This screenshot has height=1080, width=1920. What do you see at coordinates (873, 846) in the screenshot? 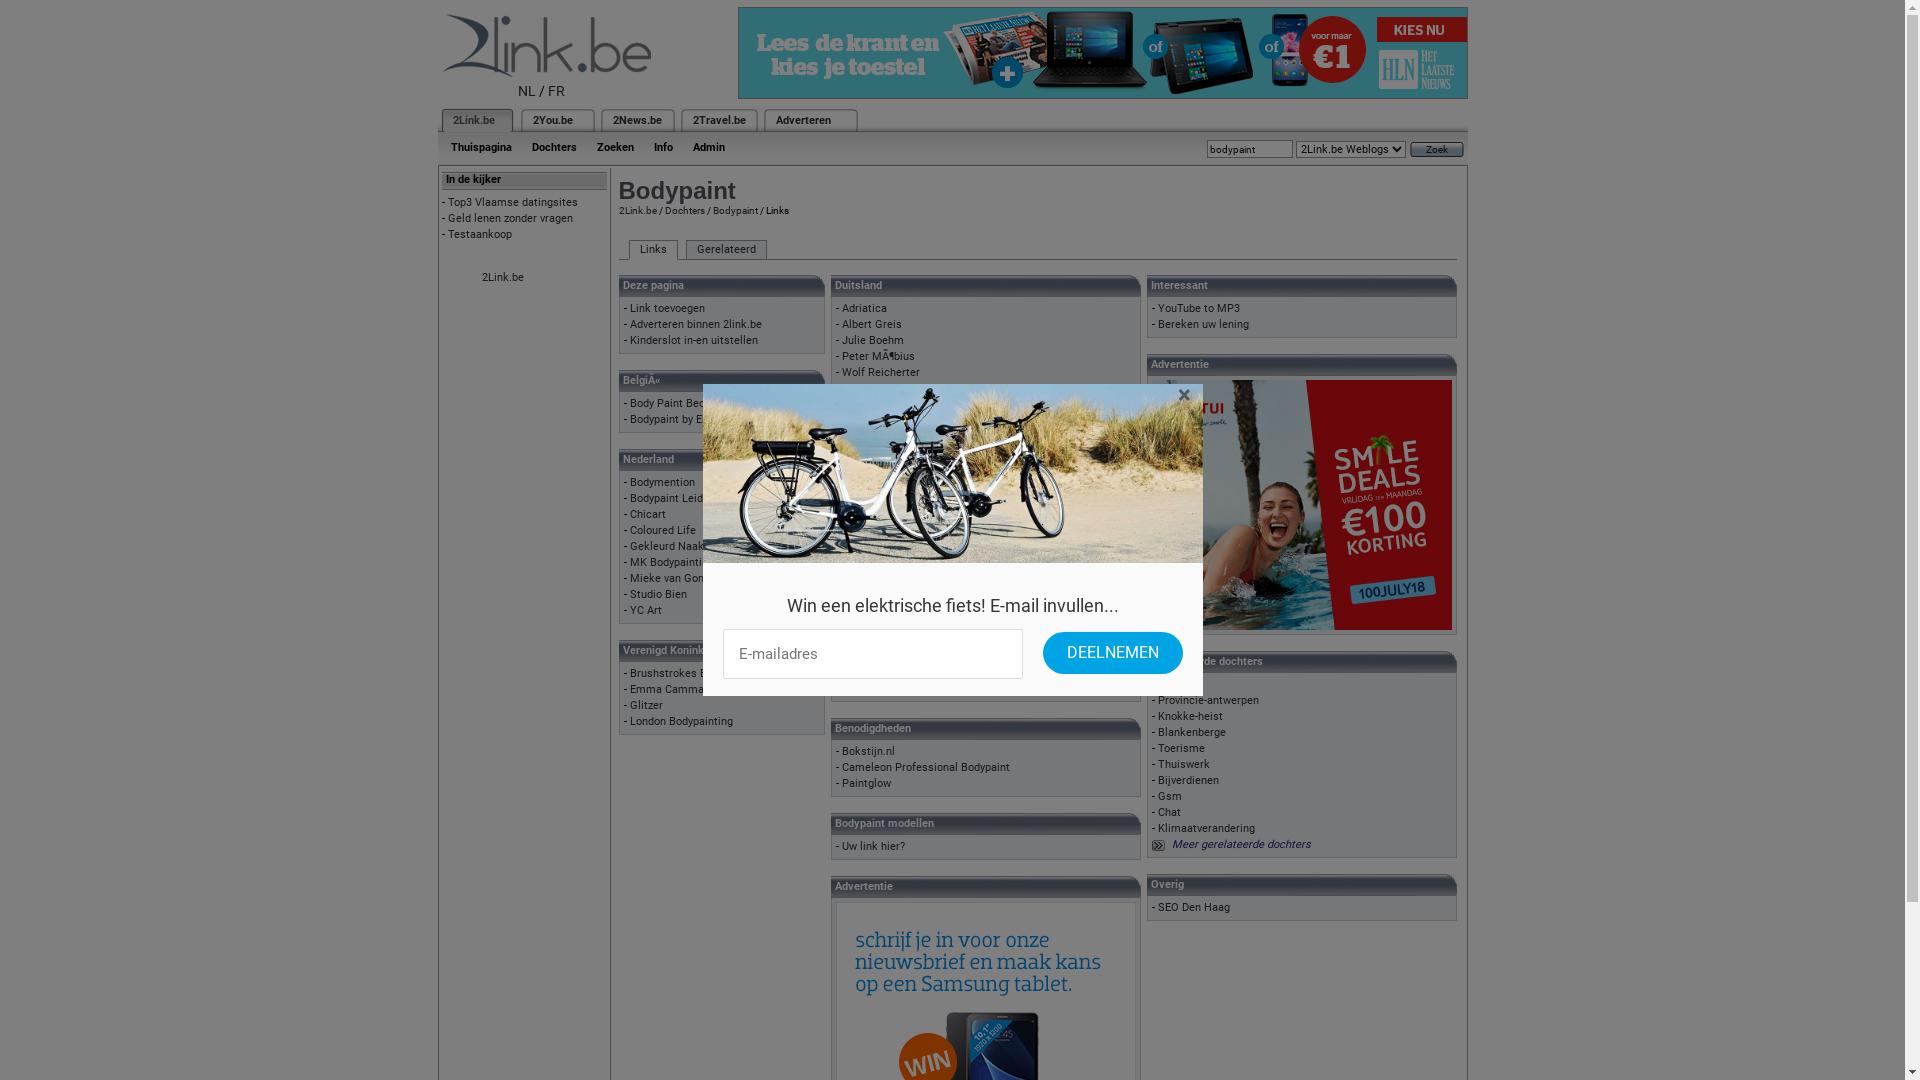
I see `'Uw link hier?'` at bounding box center [873, 846].